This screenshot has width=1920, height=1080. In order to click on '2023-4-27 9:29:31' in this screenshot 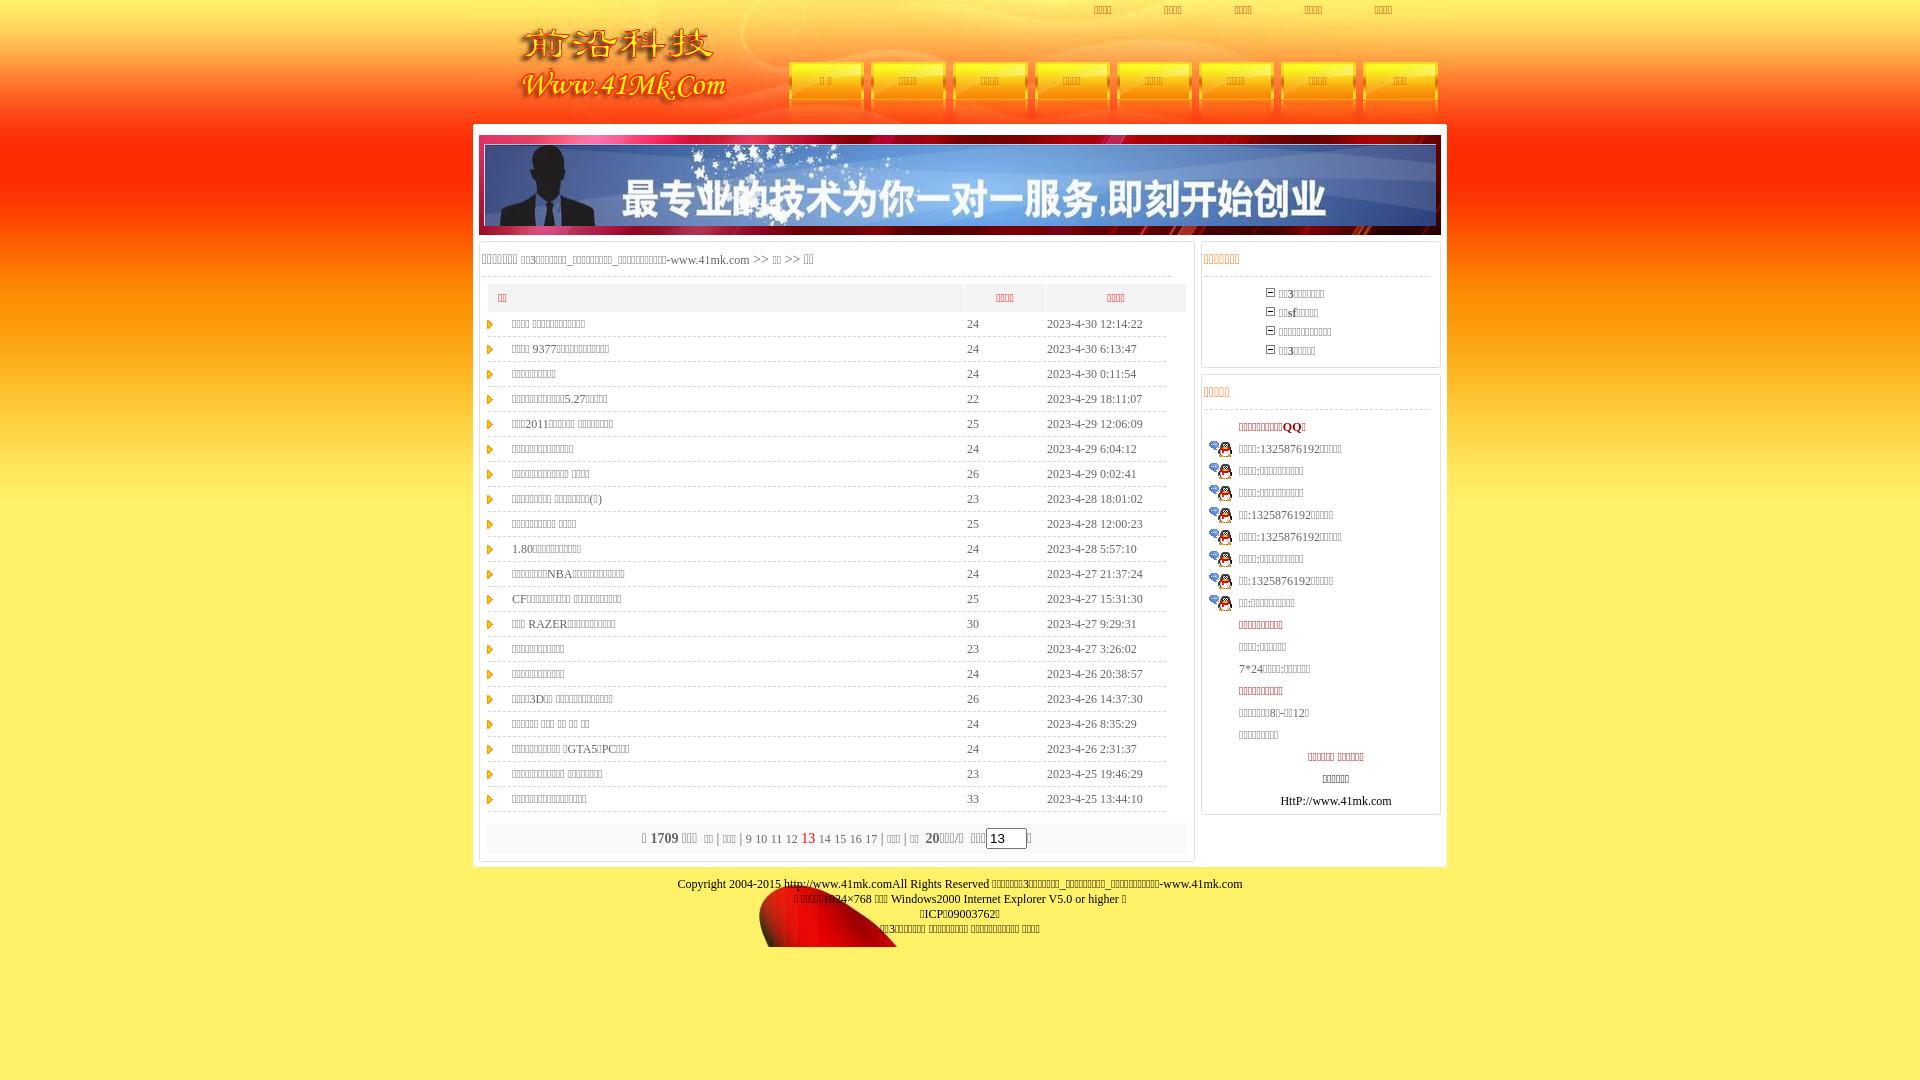, I will do `click(1090, 622)`.